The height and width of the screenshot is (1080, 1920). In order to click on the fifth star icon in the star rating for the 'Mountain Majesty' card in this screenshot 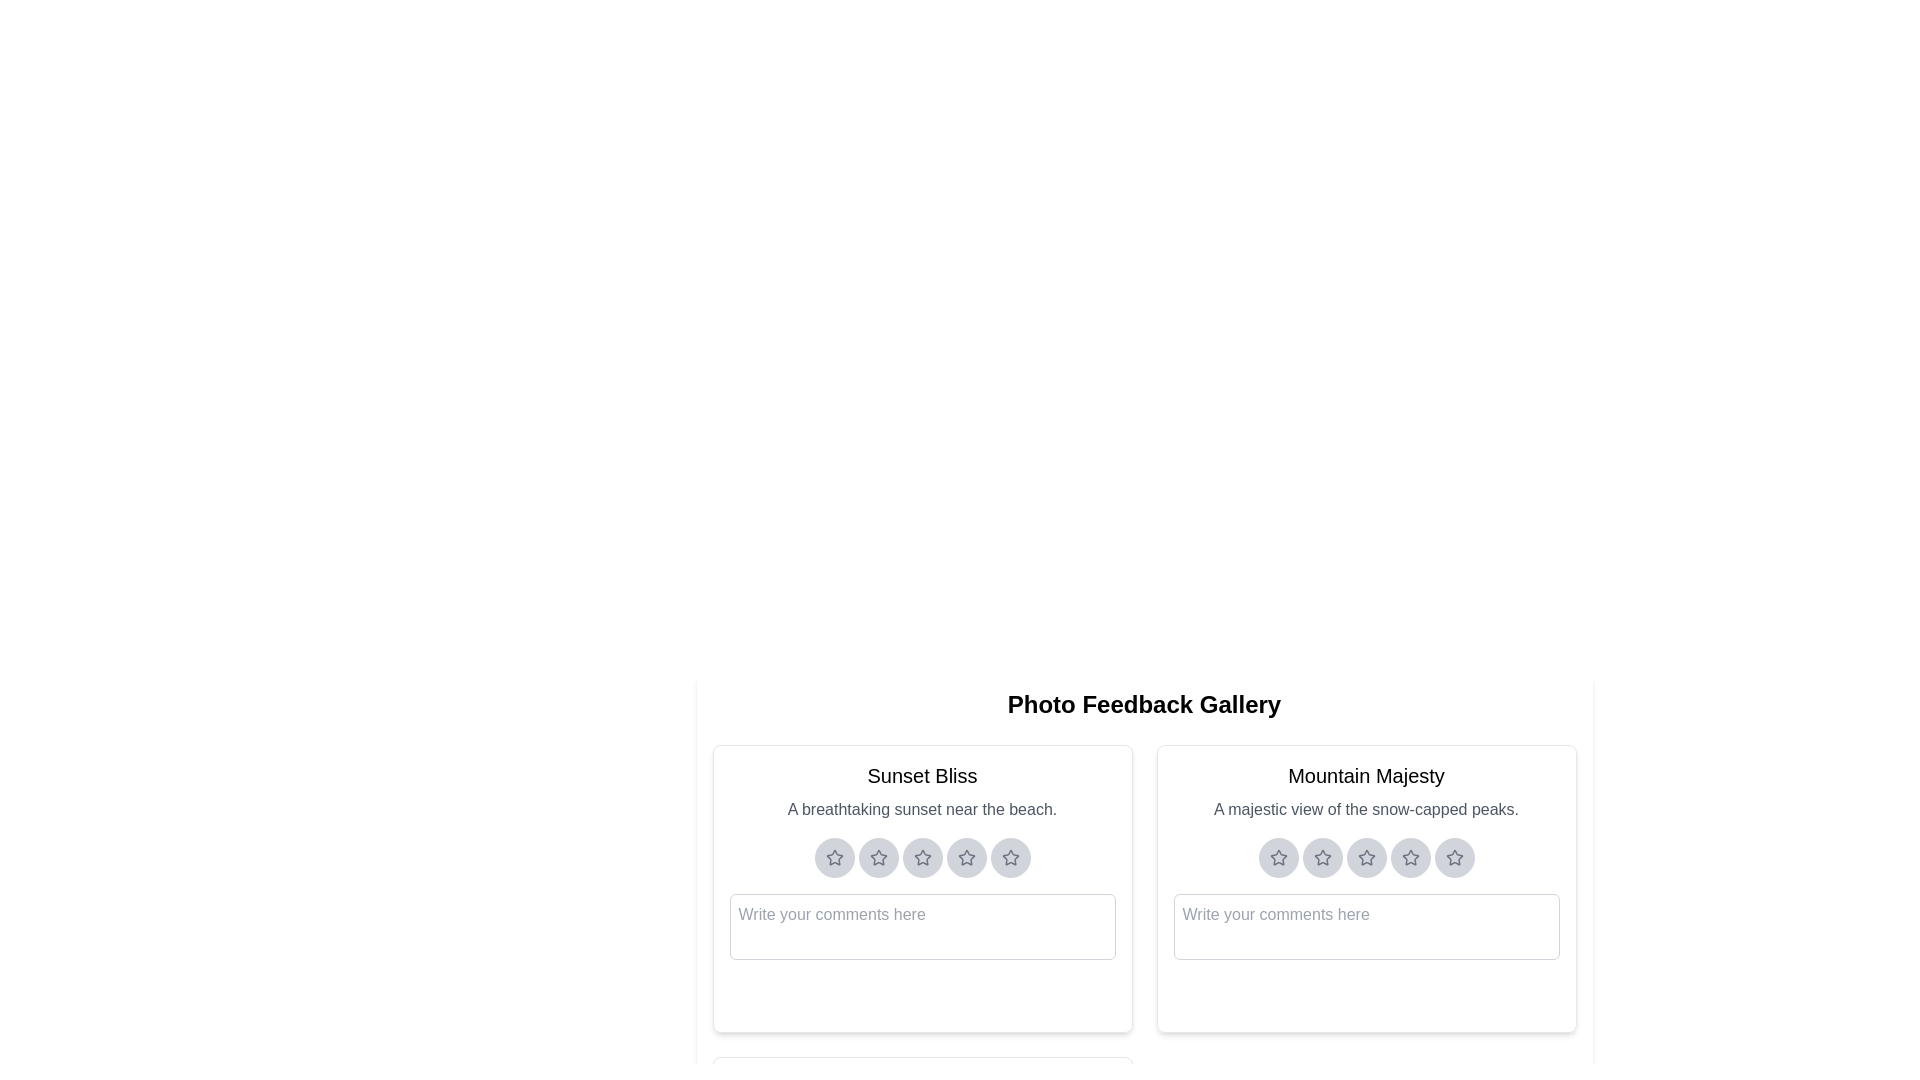, I will do `click(1454, 856)`.